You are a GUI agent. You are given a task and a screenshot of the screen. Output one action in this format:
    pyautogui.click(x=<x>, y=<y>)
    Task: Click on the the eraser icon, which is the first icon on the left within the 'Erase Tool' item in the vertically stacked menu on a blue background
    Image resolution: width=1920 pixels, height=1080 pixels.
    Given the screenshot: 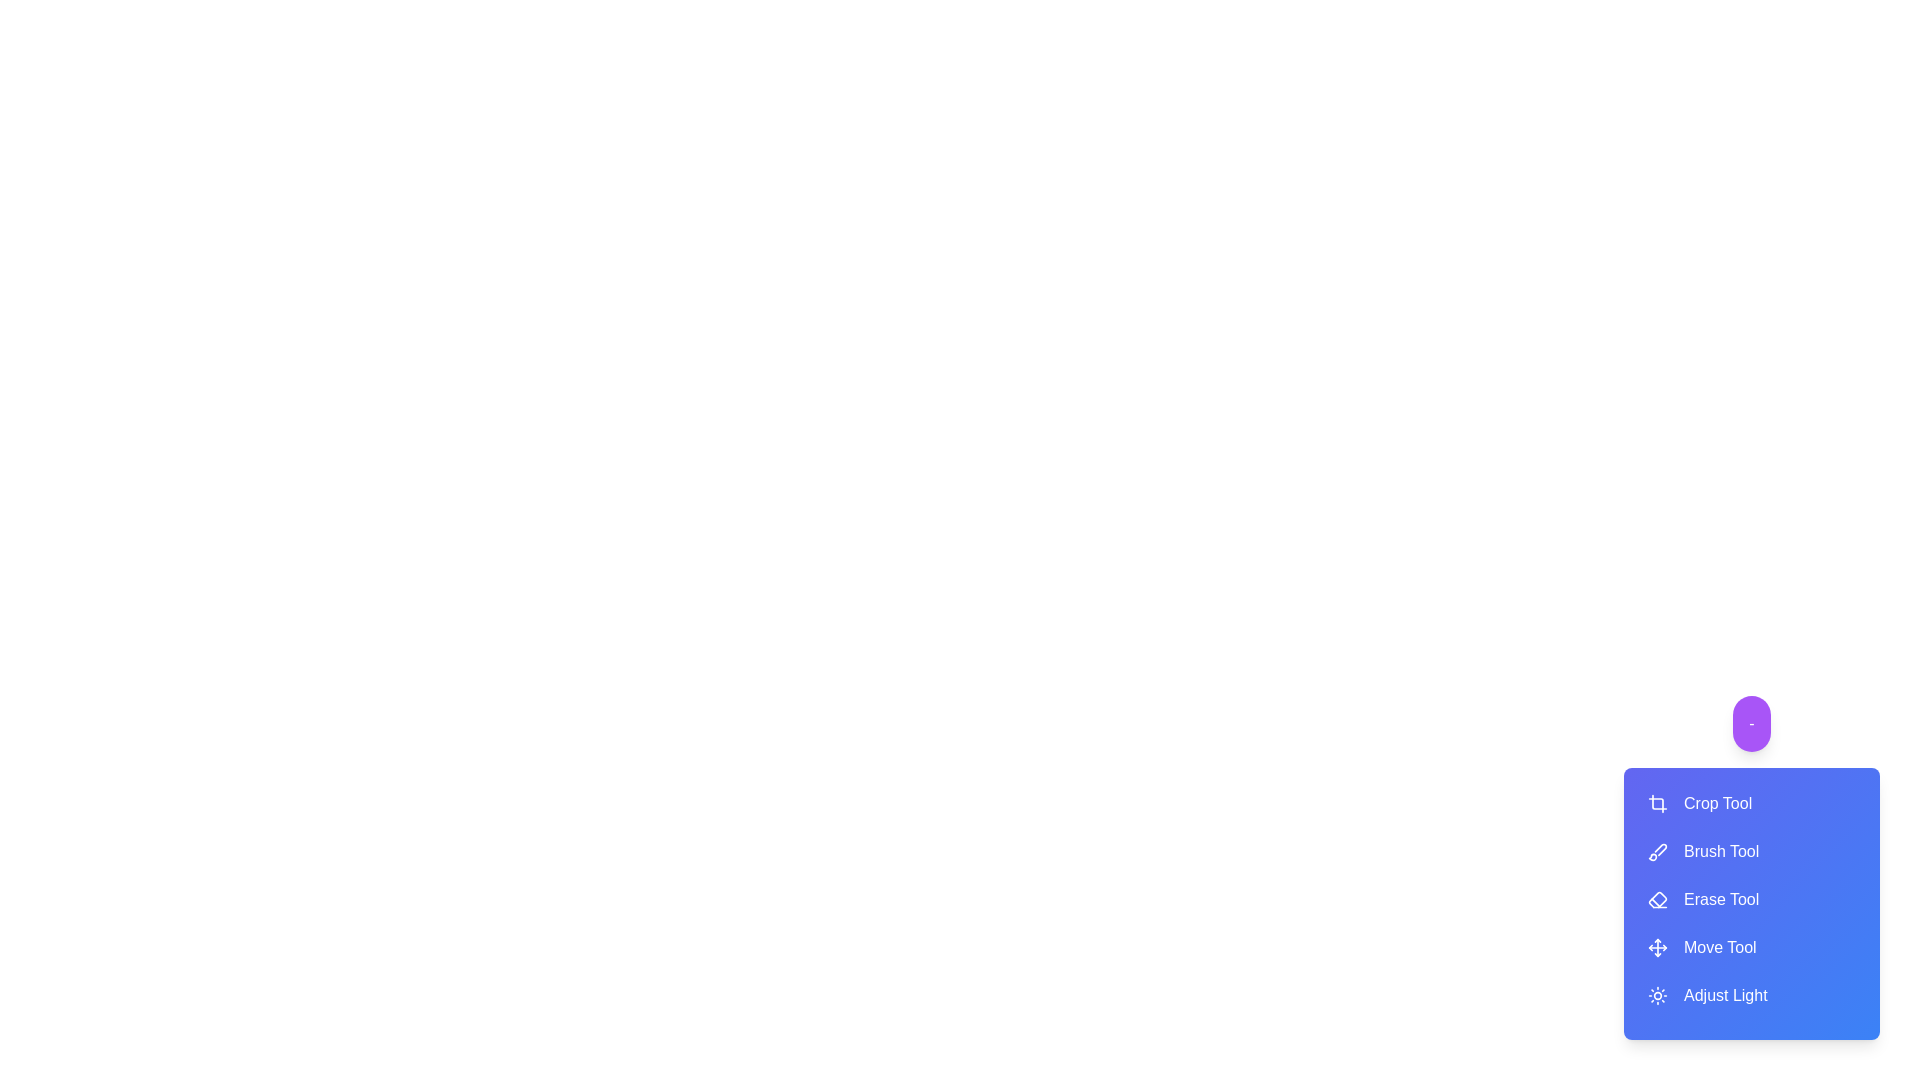 What is the action you would take?
    pyautogui.click(x=1657, y=898)
    